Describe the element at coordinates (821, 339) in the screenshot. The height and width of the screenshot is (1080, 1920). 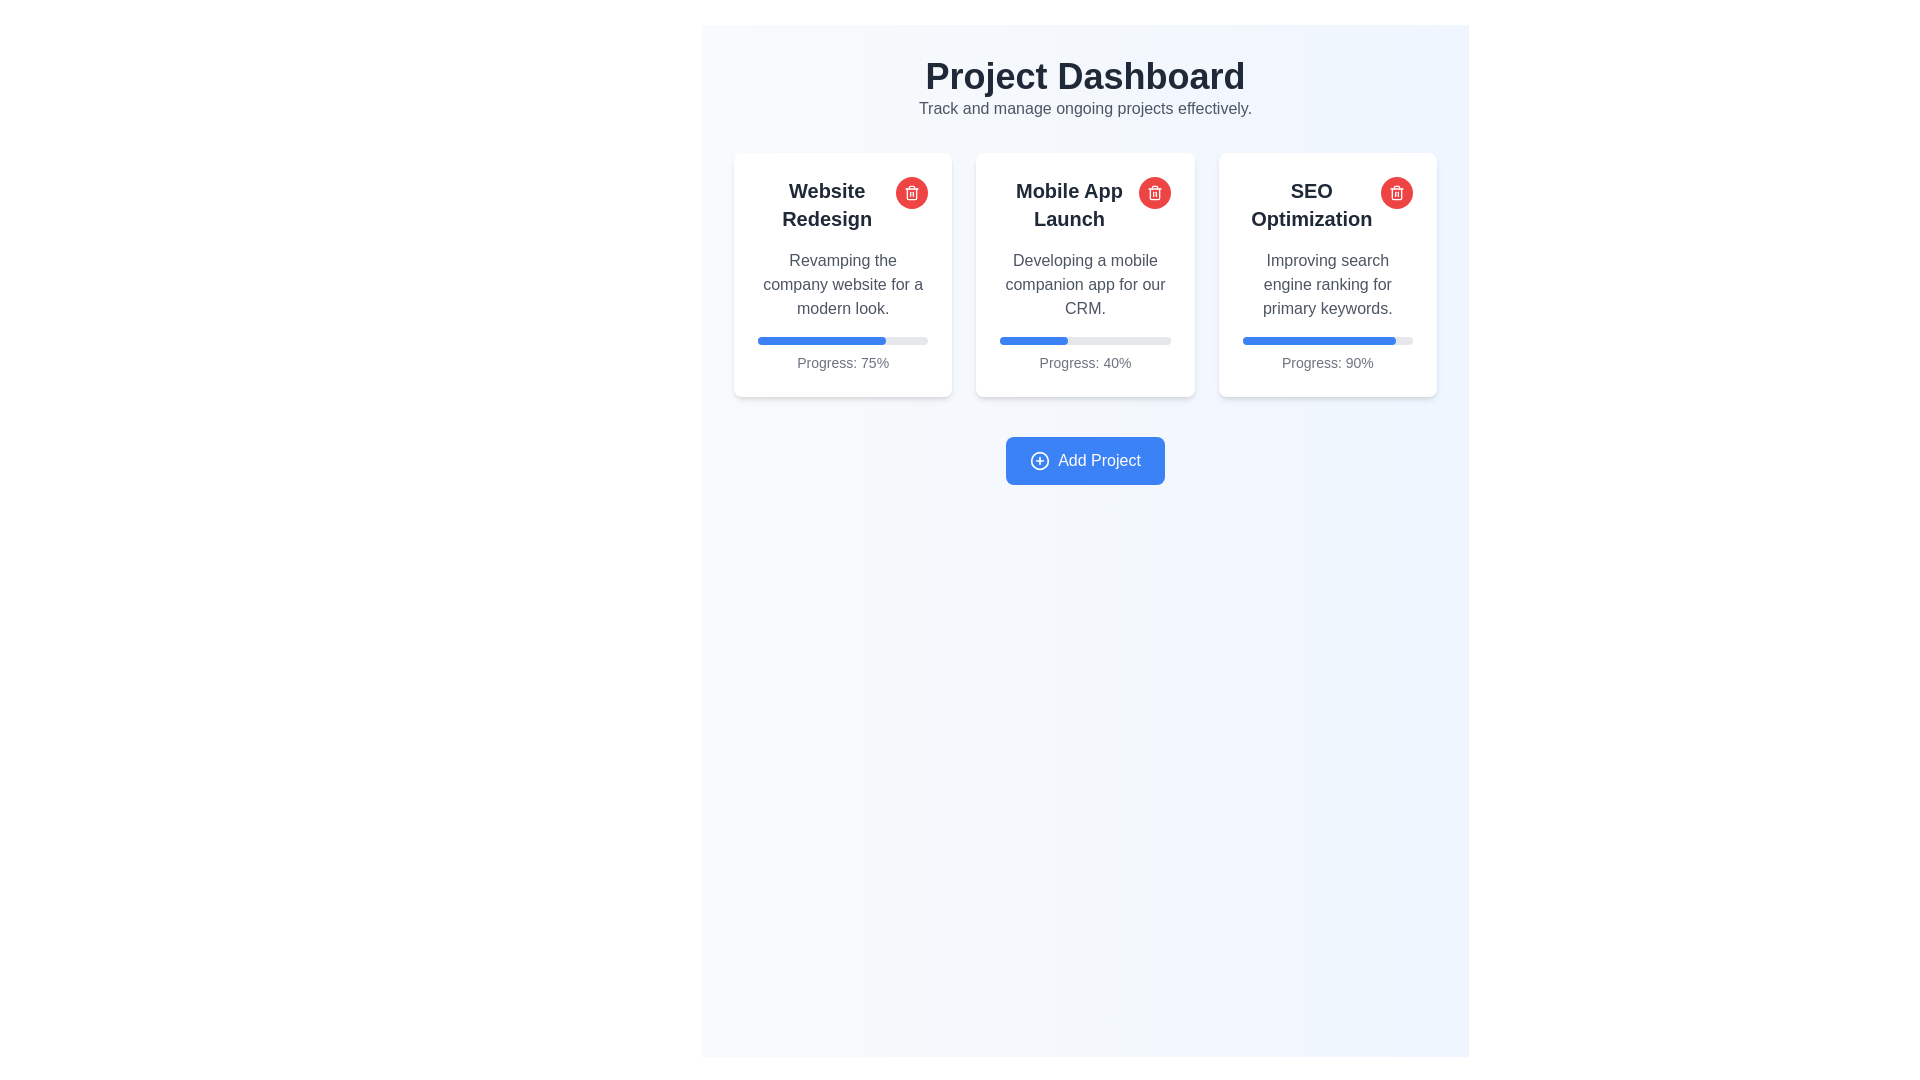
I see `the blue progress indicator bar representing 75% completion within the gray progress bar beneath the 'Website Redesign' card, located in the top row, first card from the left` at that location.